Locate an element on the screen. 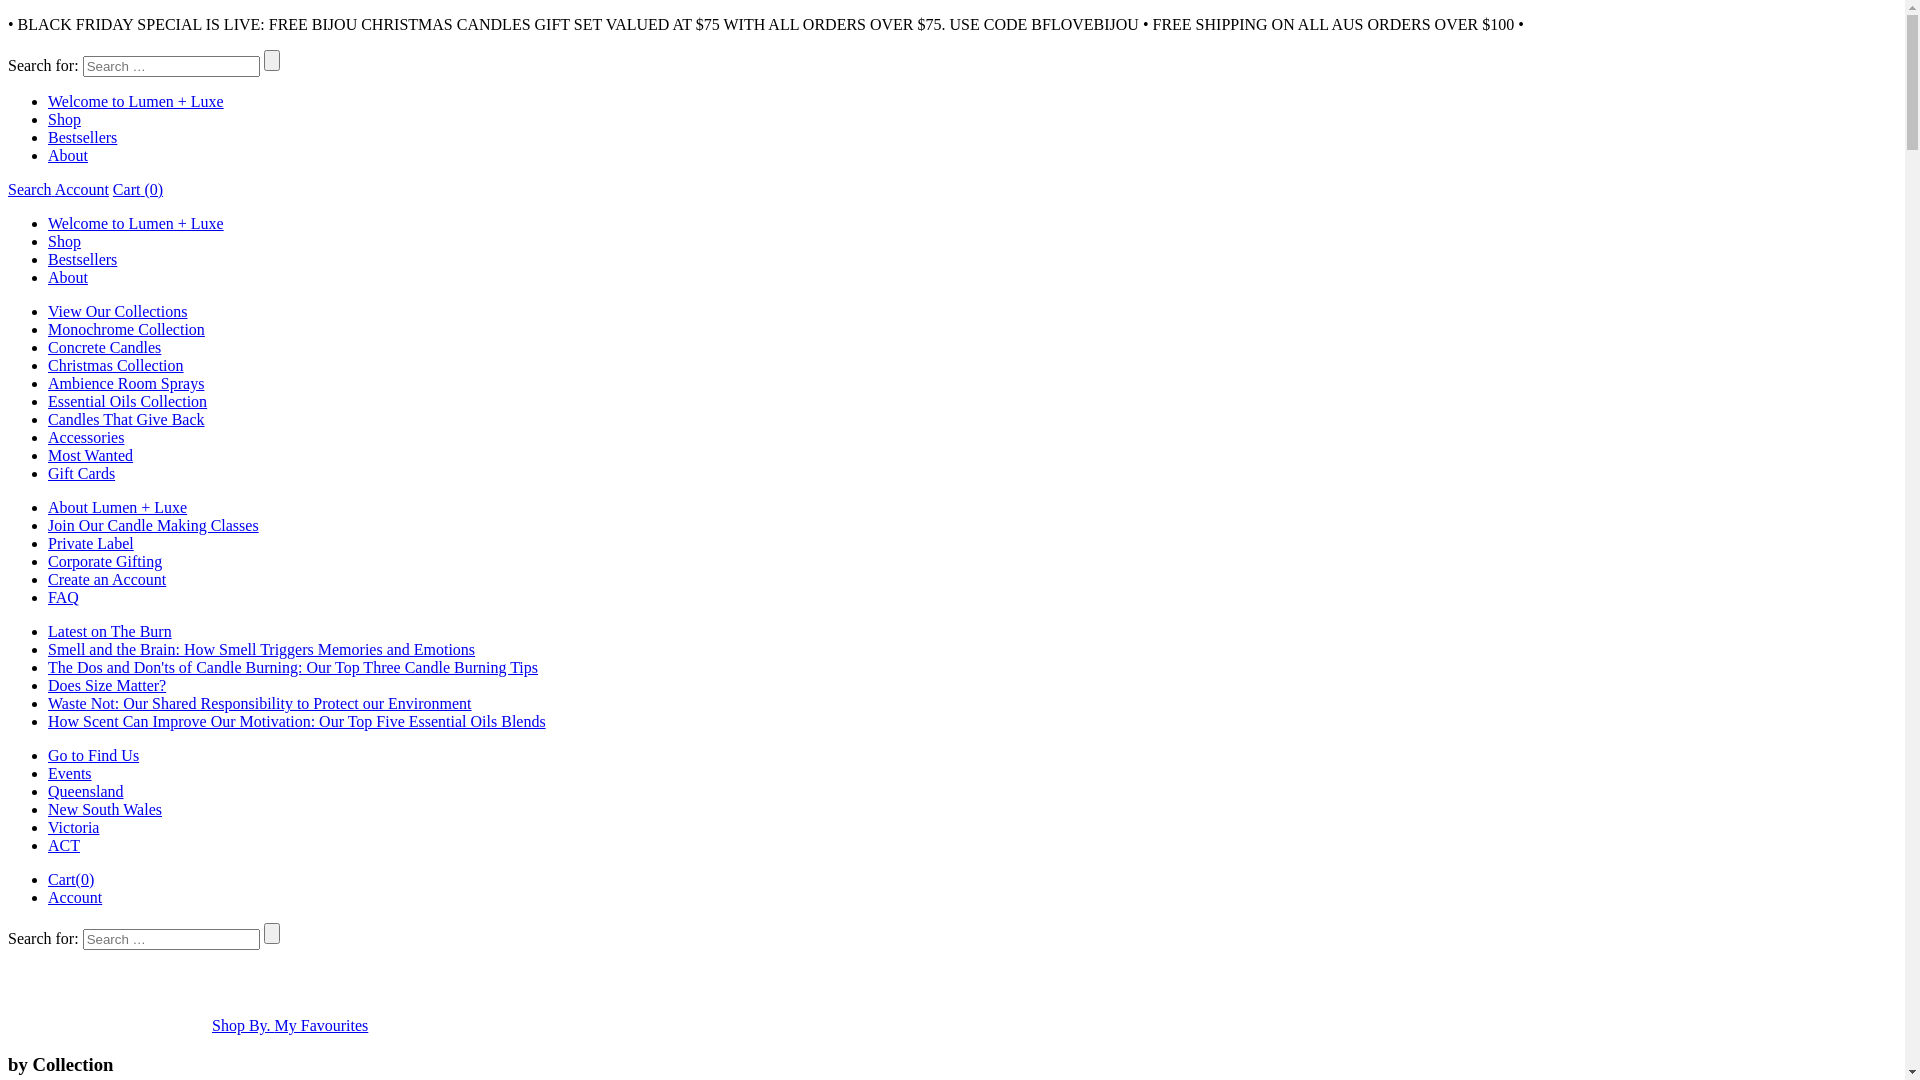  'New South Wales' is located at coordinates (104, 808).